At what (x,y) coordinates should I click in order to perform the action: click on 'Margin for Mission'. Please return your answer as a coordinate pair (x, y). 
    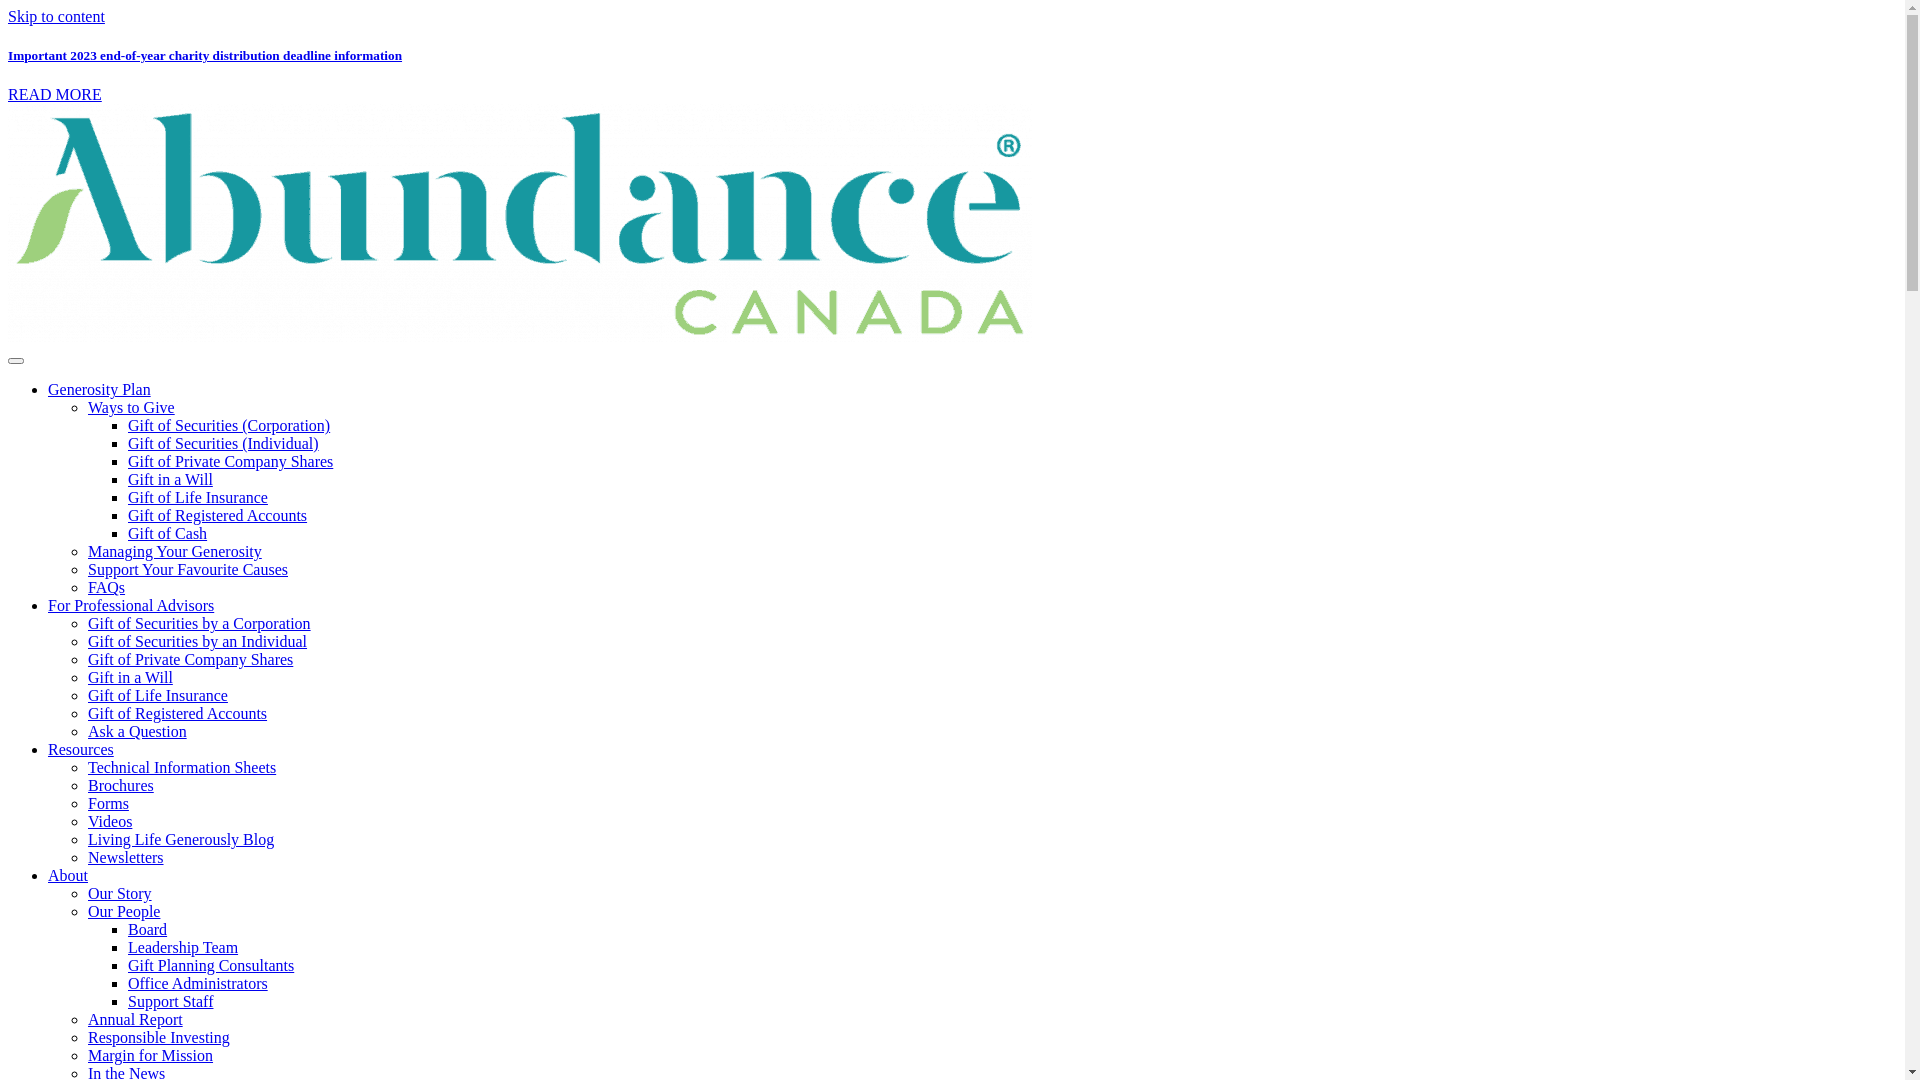
    Looking at the image, I should click on (86, 1054).